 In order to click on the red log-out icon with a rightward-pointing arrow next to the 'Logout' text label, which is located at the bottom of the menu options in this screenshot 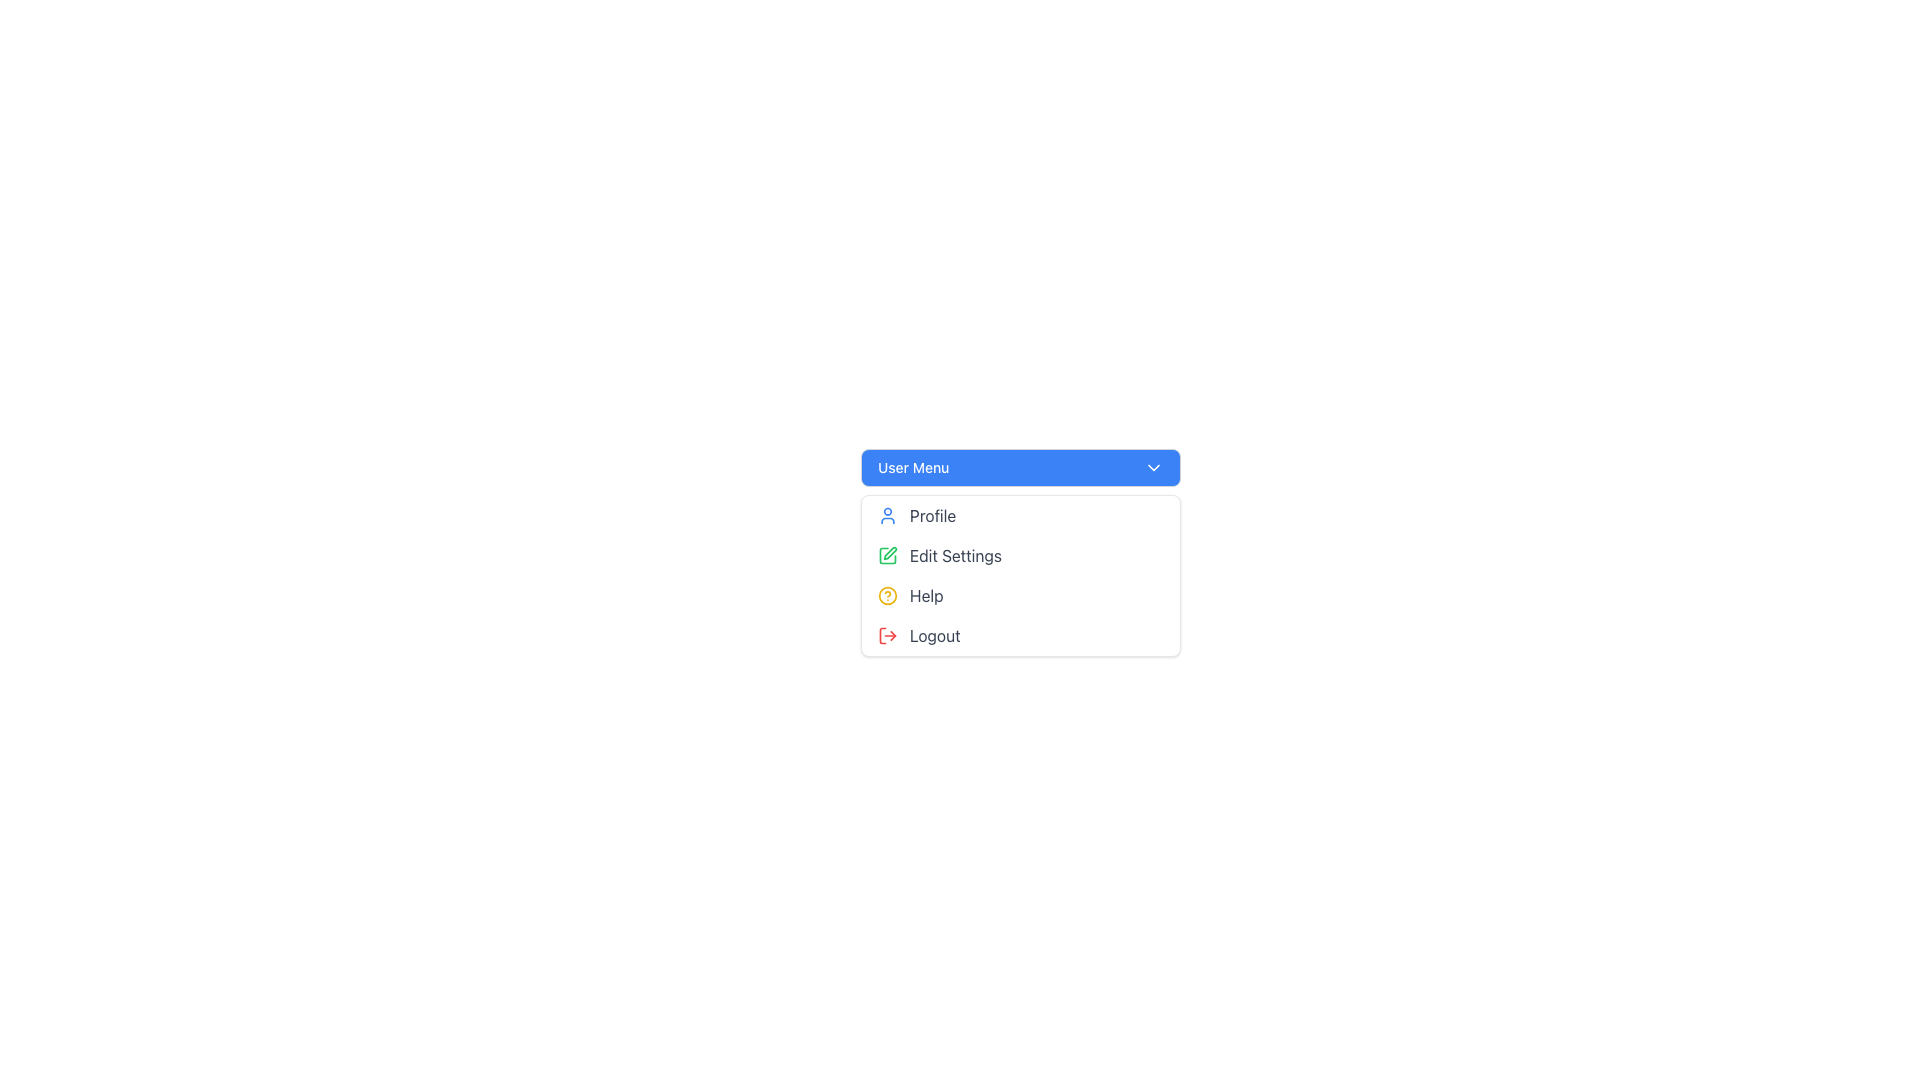, I will do `click(887, 636)`.